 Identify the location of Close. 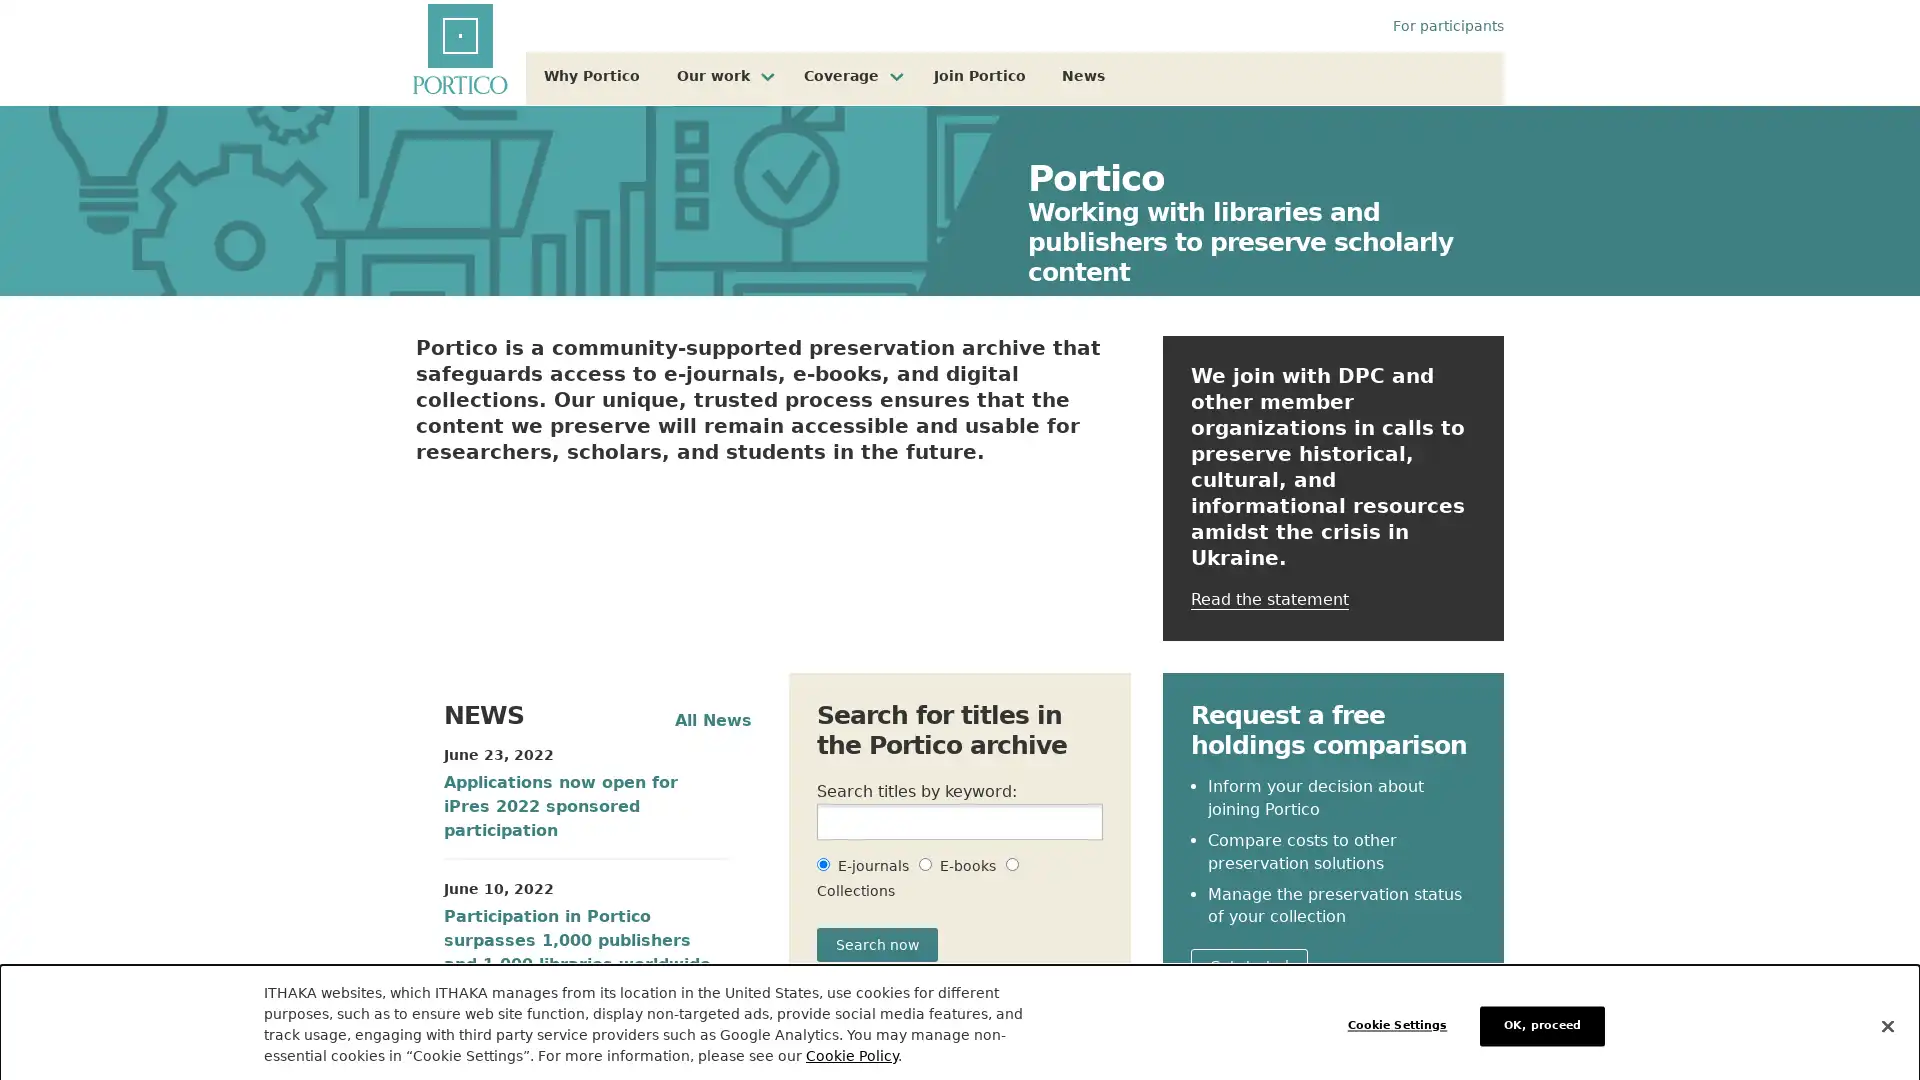
(1886, 1015).